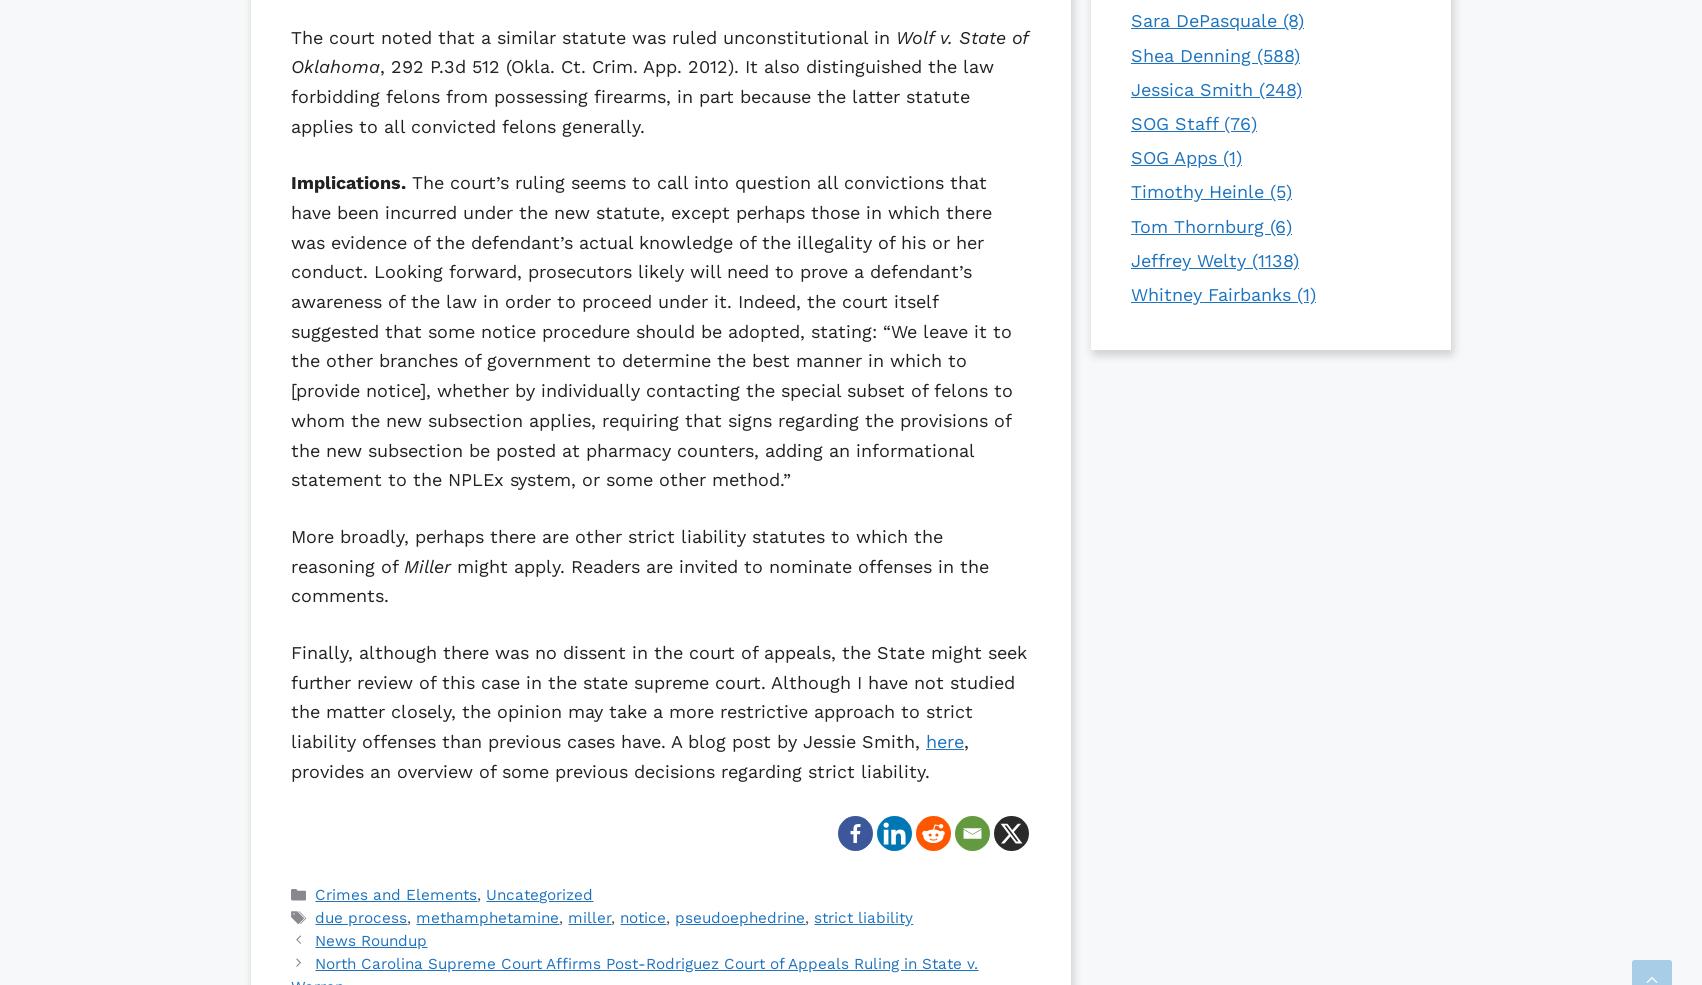  What do you see at coordinates (659, 50) in the screenshot?
I see `'Wolf v. State of Oklahoma'` at bounding box center [659, 50].